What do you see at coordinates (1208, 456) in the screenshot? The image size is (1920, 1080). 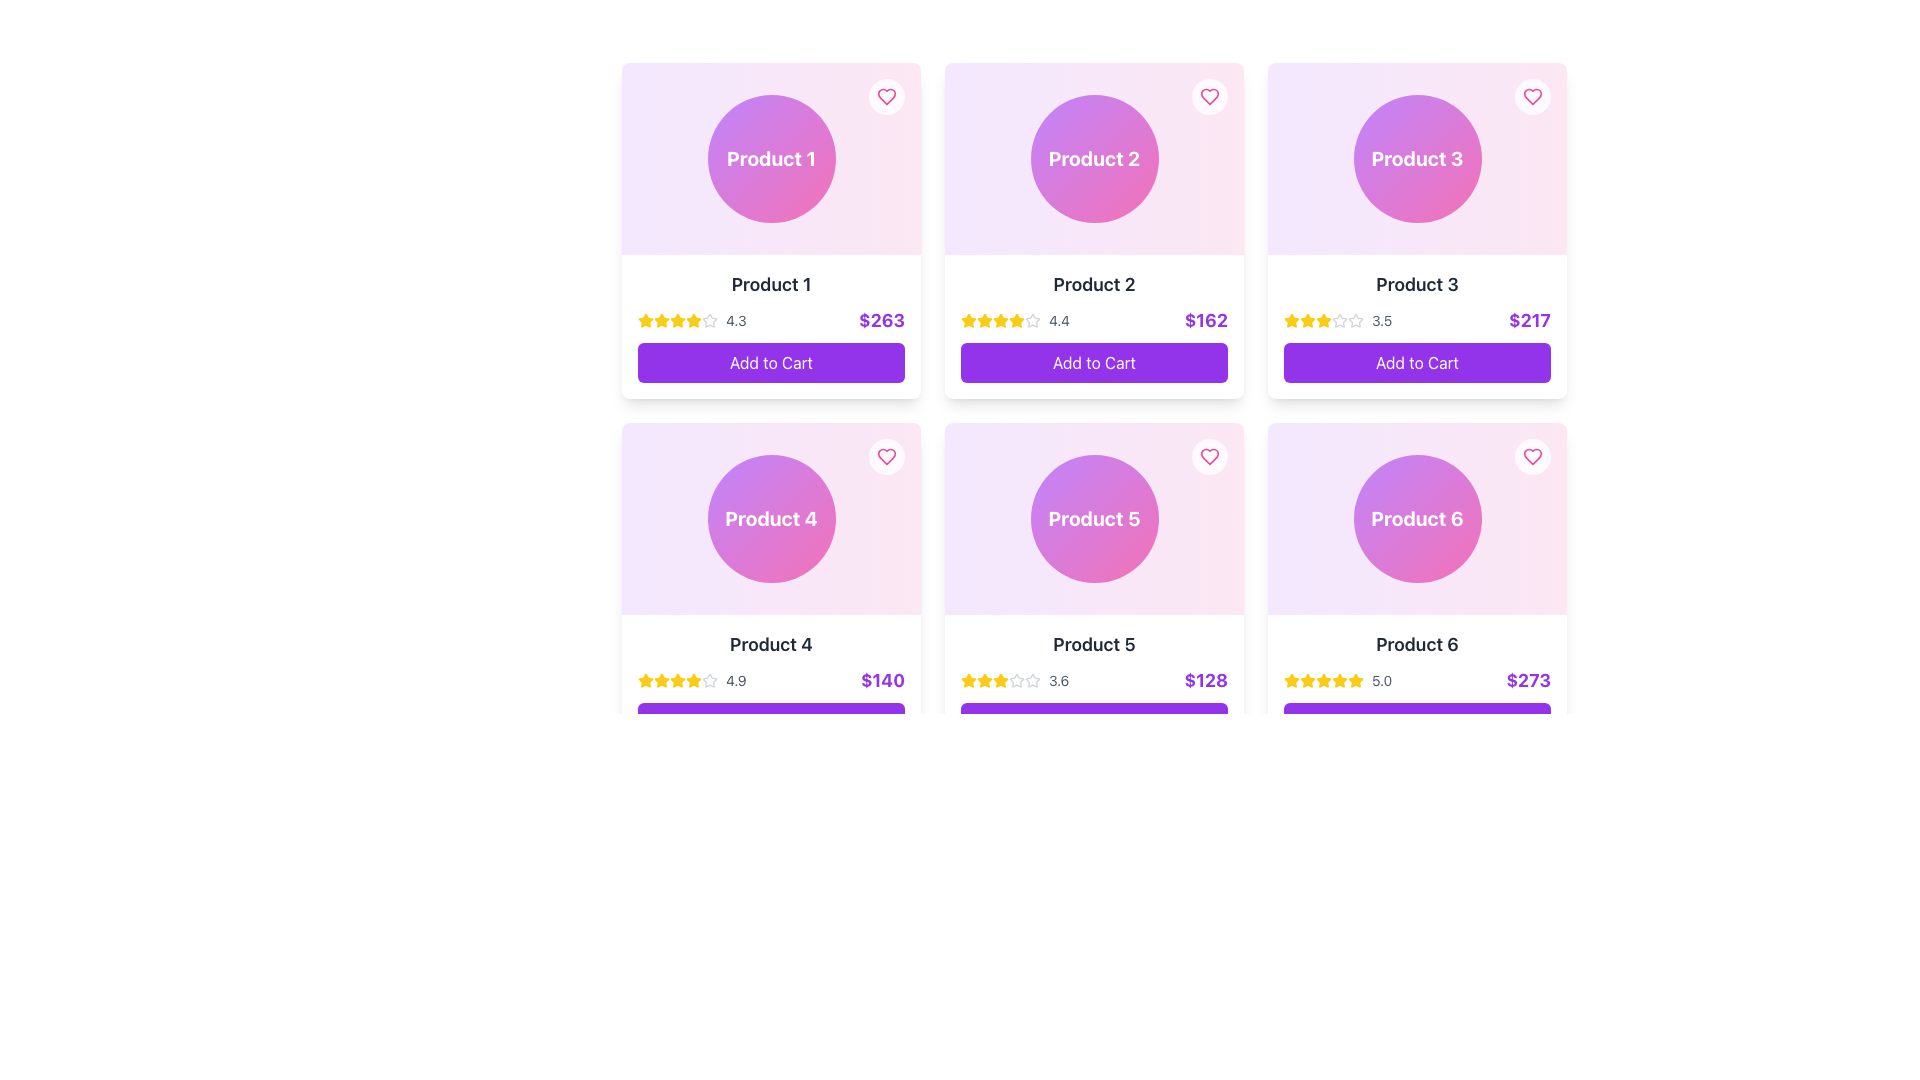 I see `the favorite button located in the top-right area of the 'Product 5' card` at bounding box center [1208, 456].